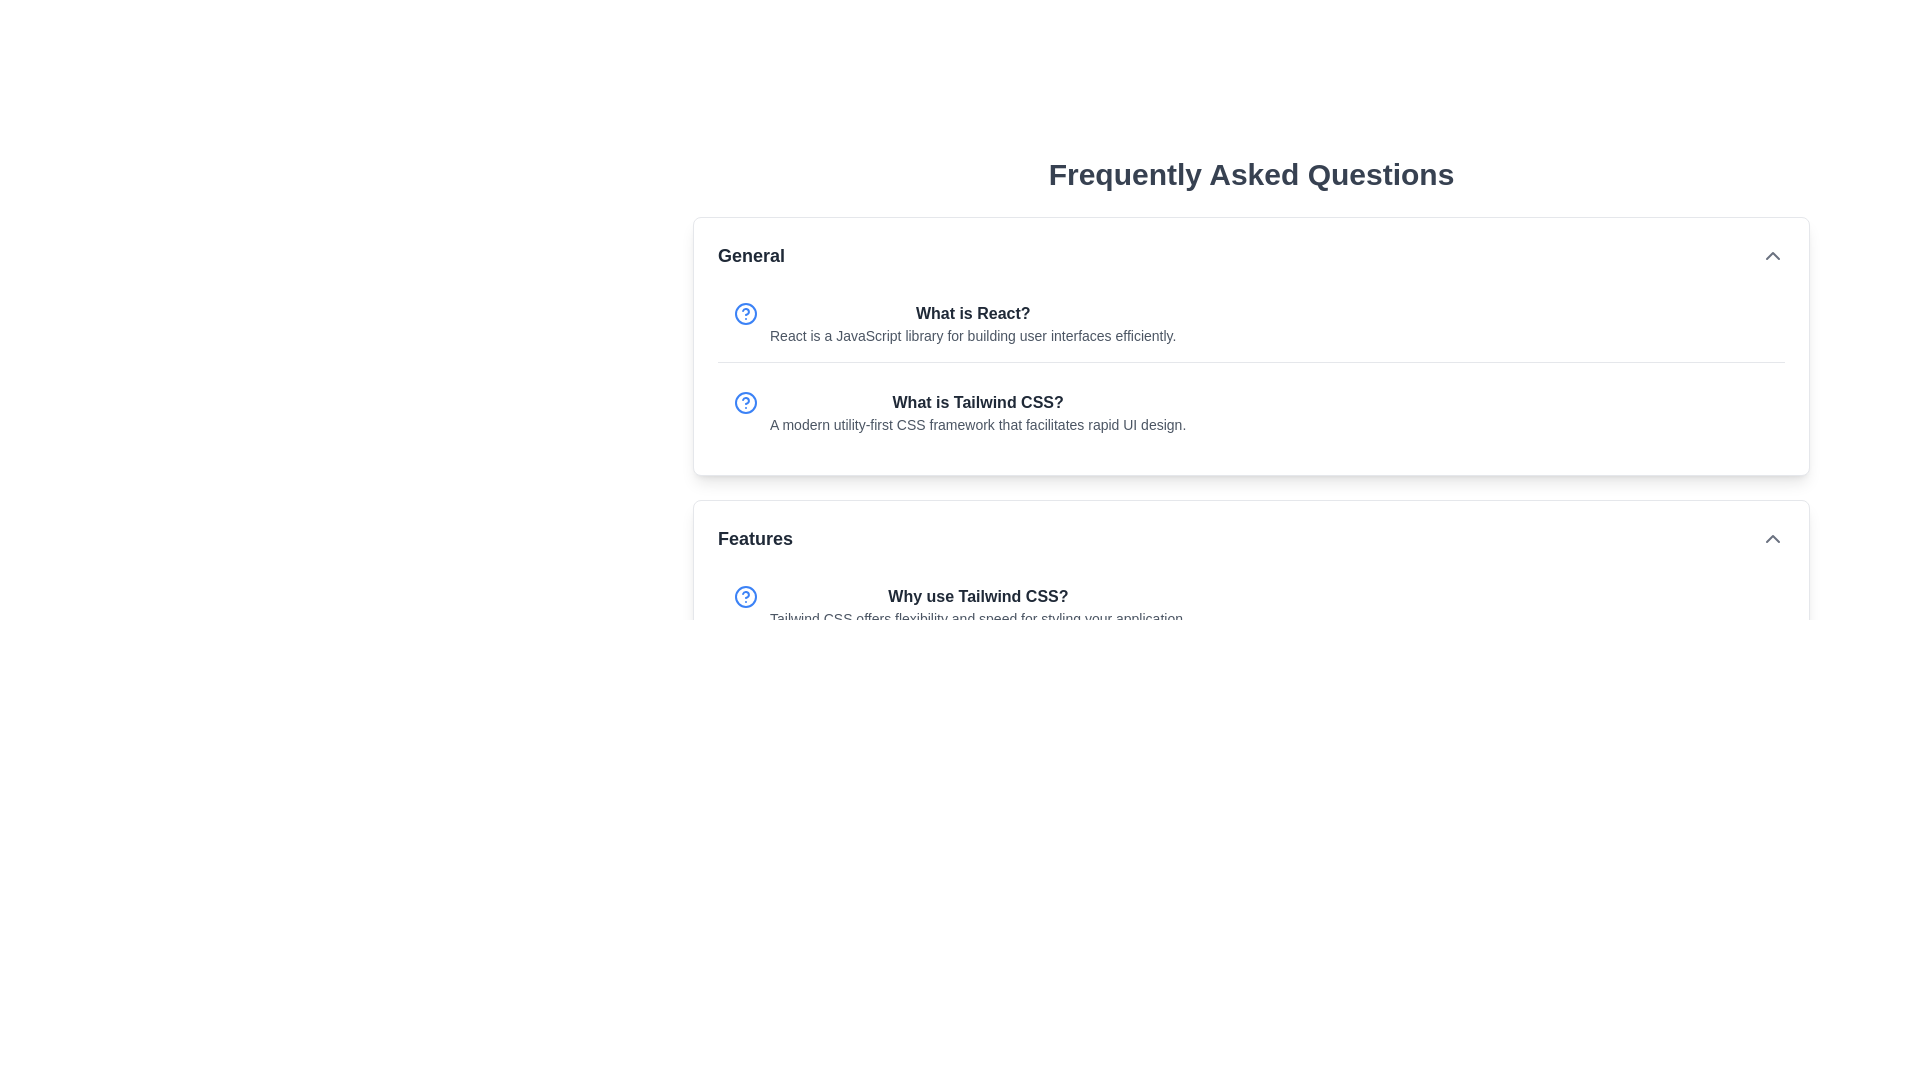 The image size is (1920, 1080). What do you see at coordinates (1250, 606) in the screenshot?
I see `FAQ entry about Tailwind CSS, which is the first item in the 'Features' section of the FAQ interface` at bounding box center [1250, 606].